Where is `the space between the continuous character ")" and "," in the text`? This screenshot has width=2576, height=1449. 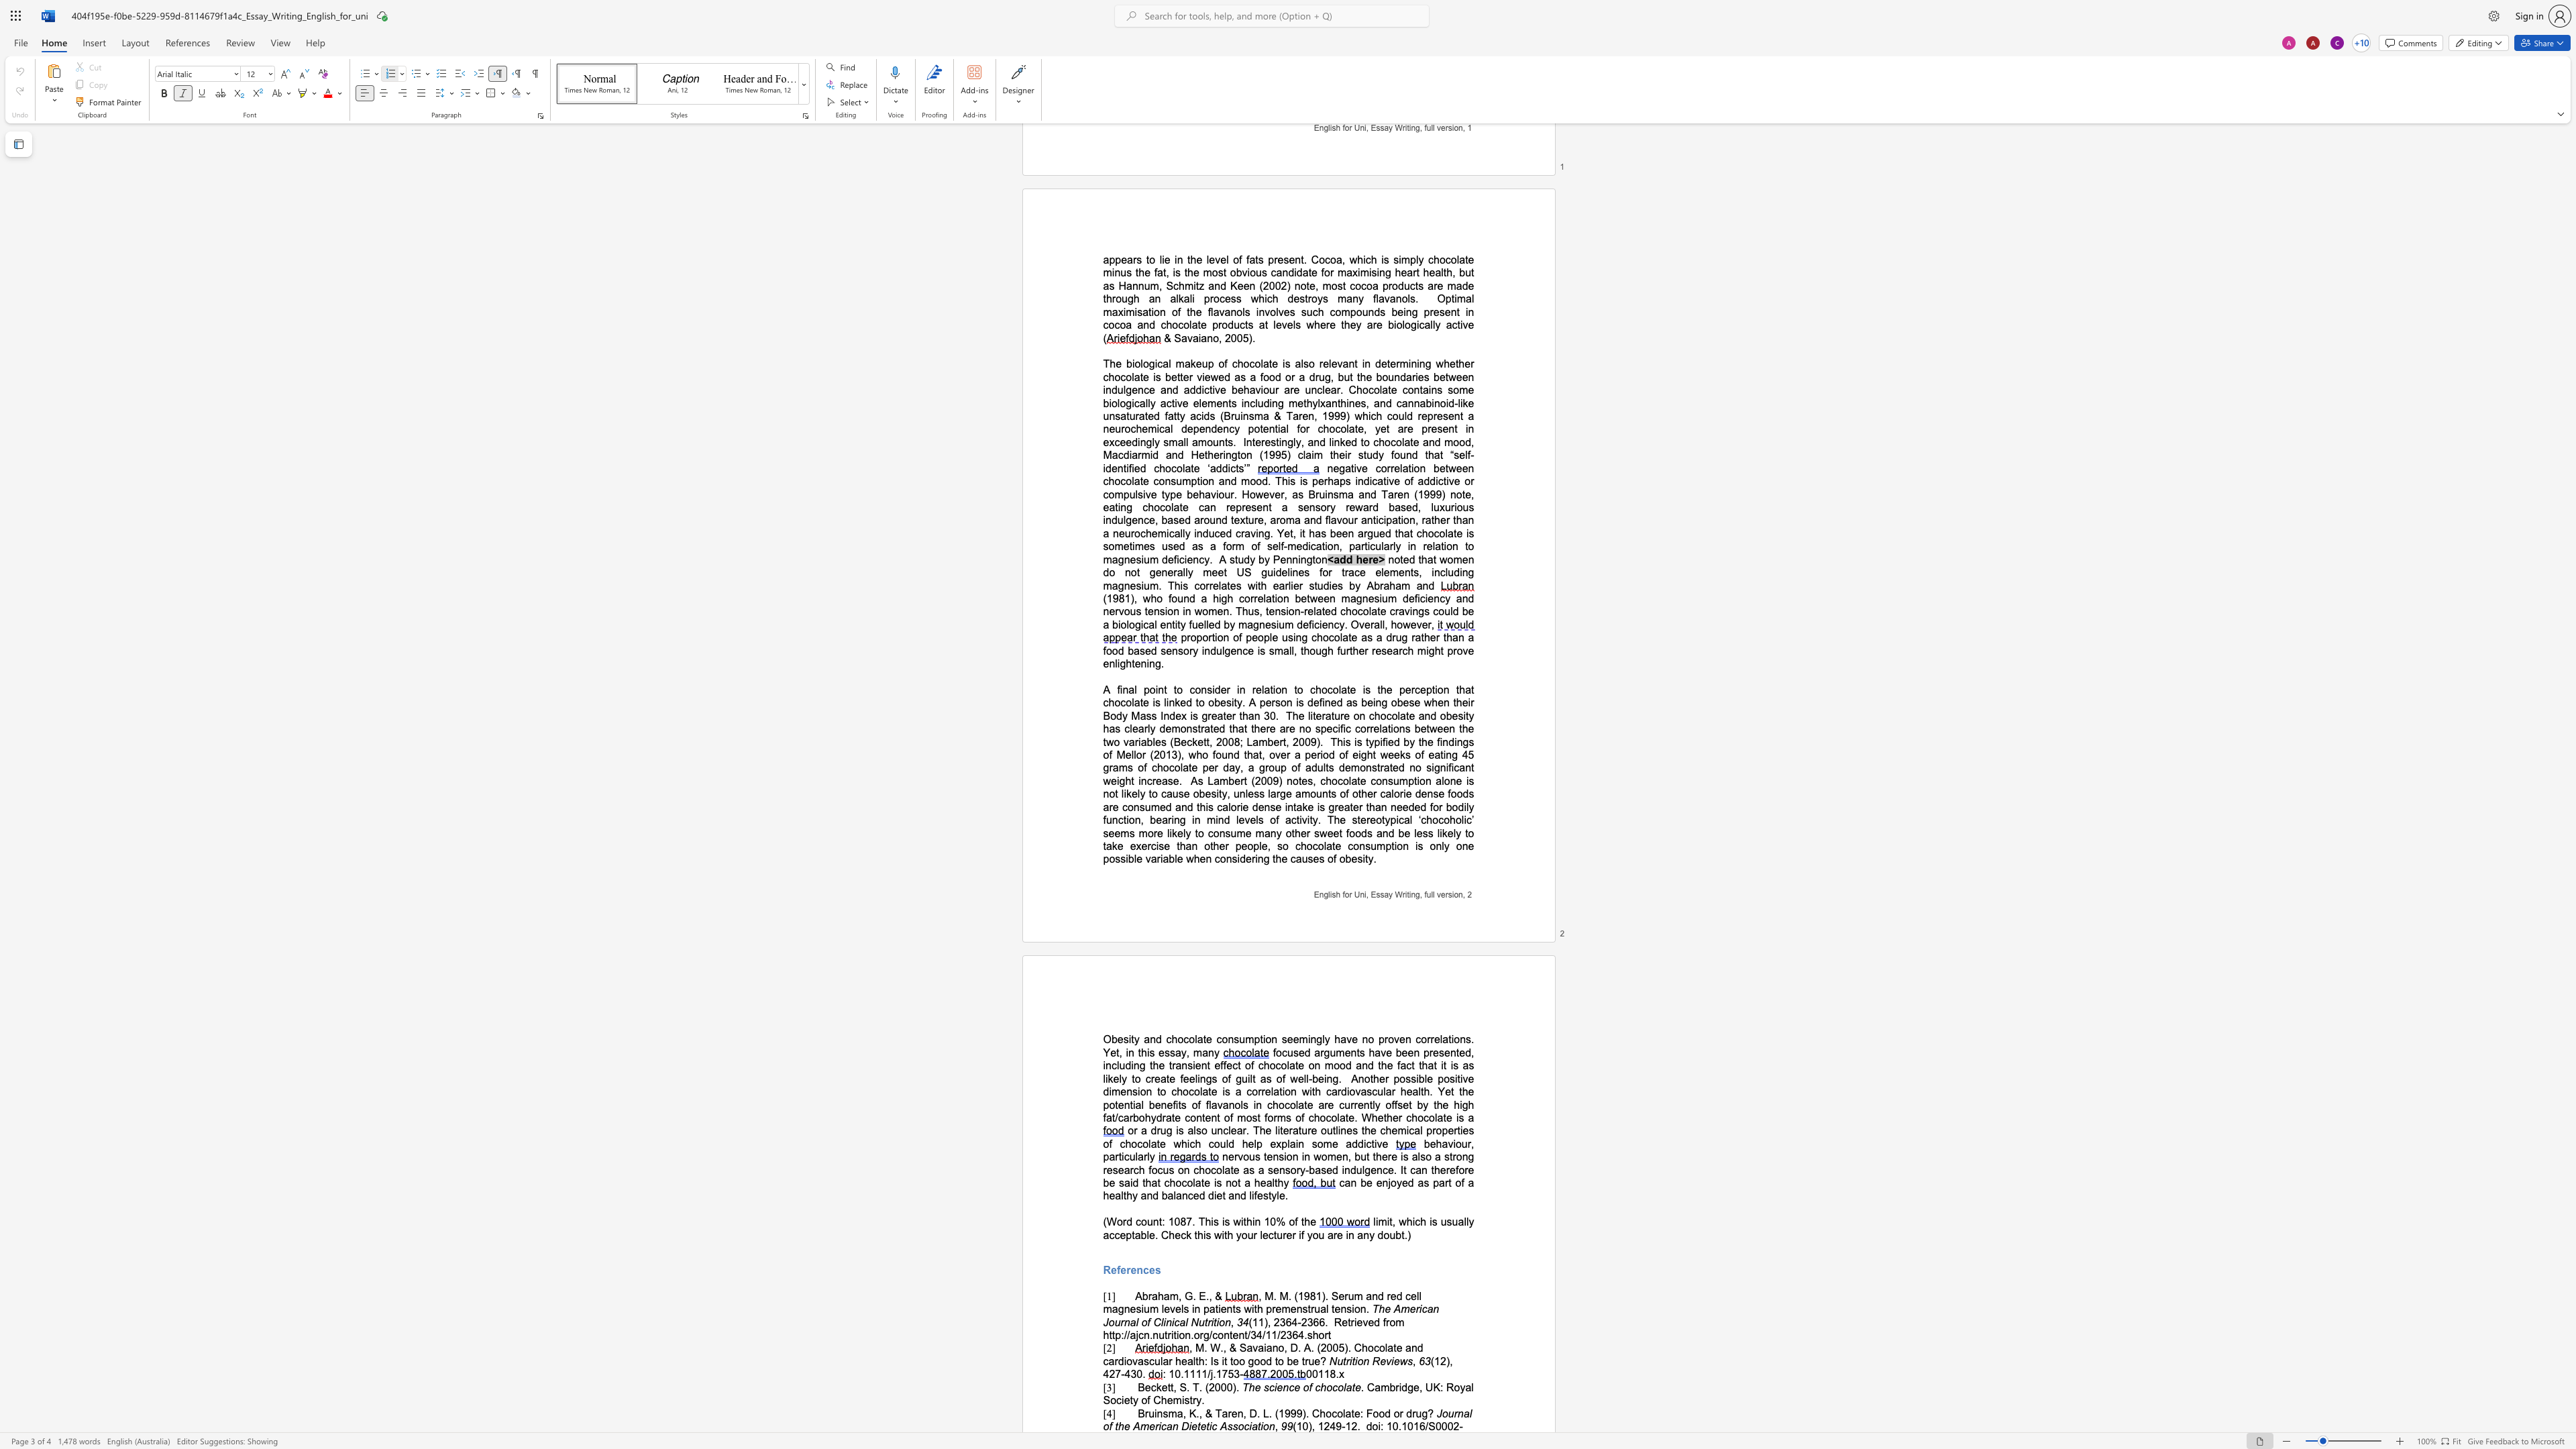
the space between the continuous character ")" and "," in the text is located at coordinates (1311, 1426).